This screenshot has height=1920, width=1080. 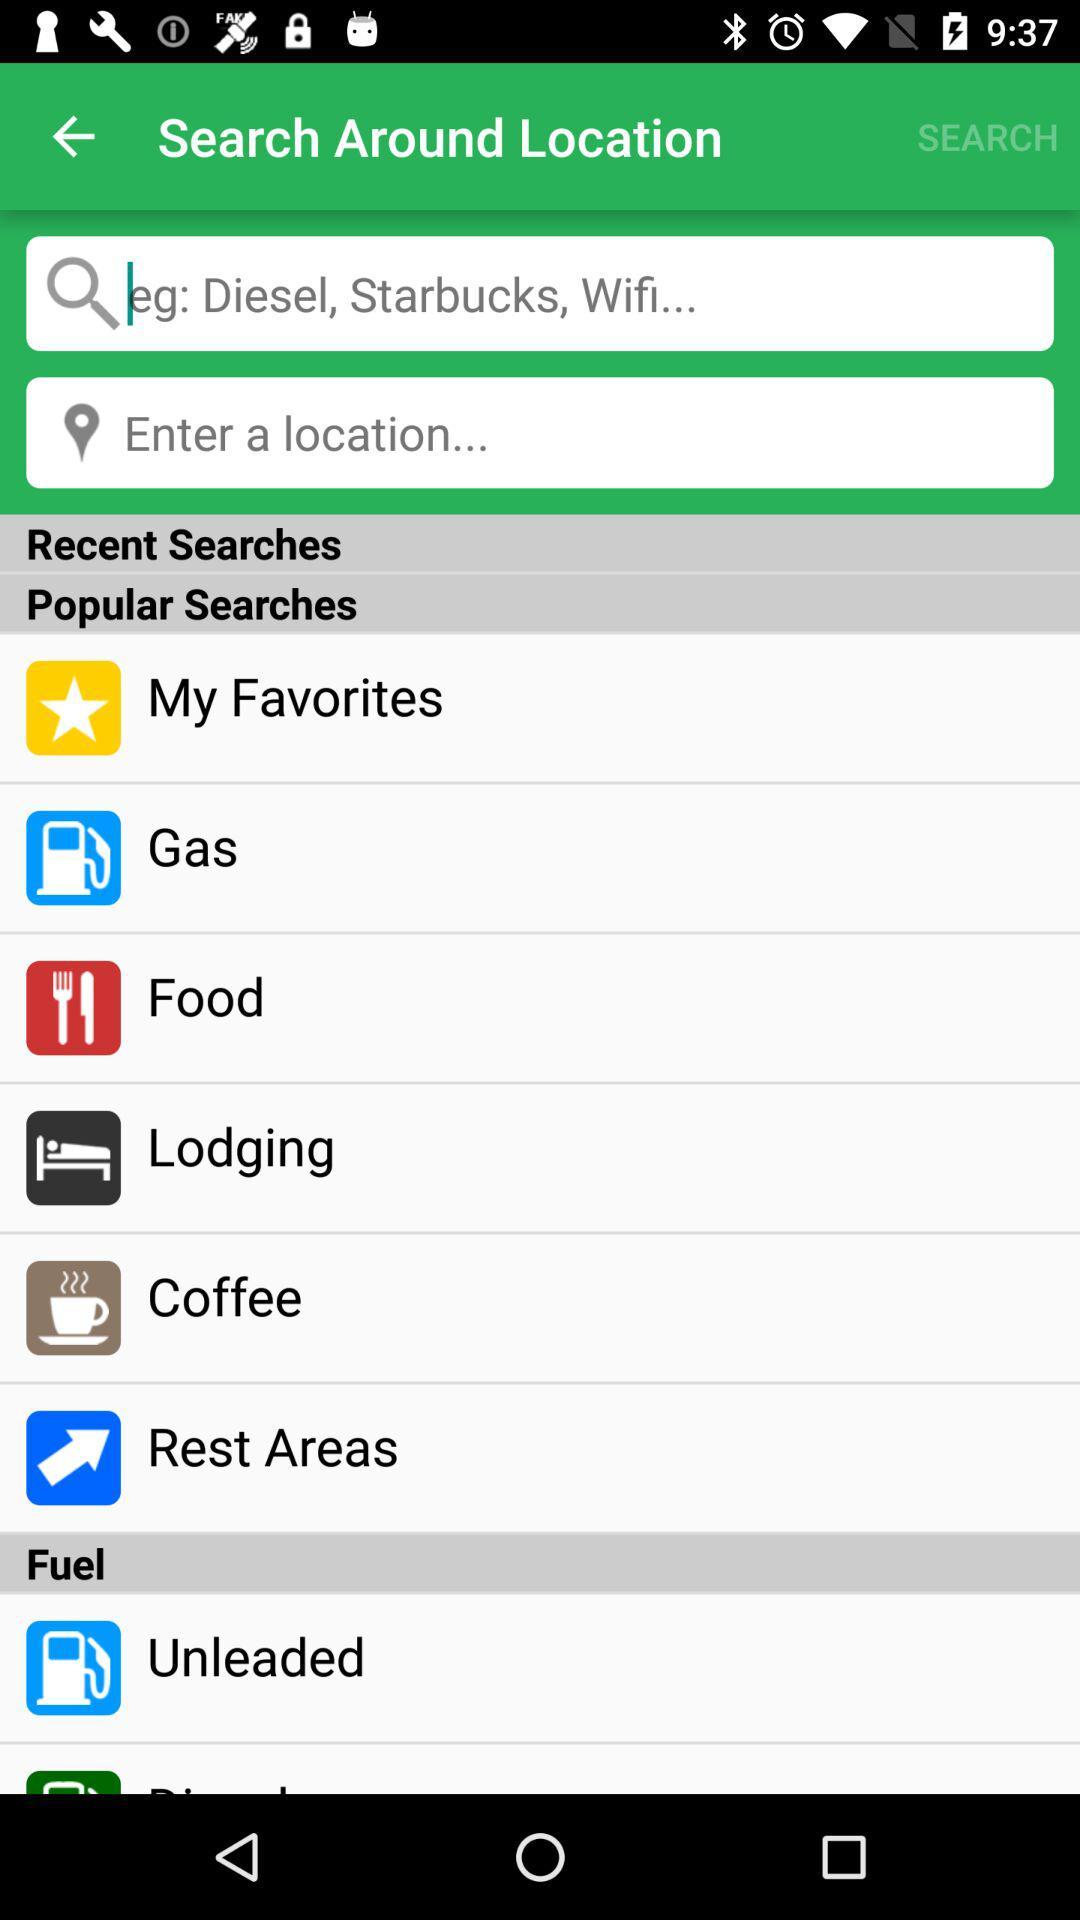 What do you see at coordinates (72, 135) in the screenshot?
I see `item to the left of search around location` at bounding box center [72, 135].